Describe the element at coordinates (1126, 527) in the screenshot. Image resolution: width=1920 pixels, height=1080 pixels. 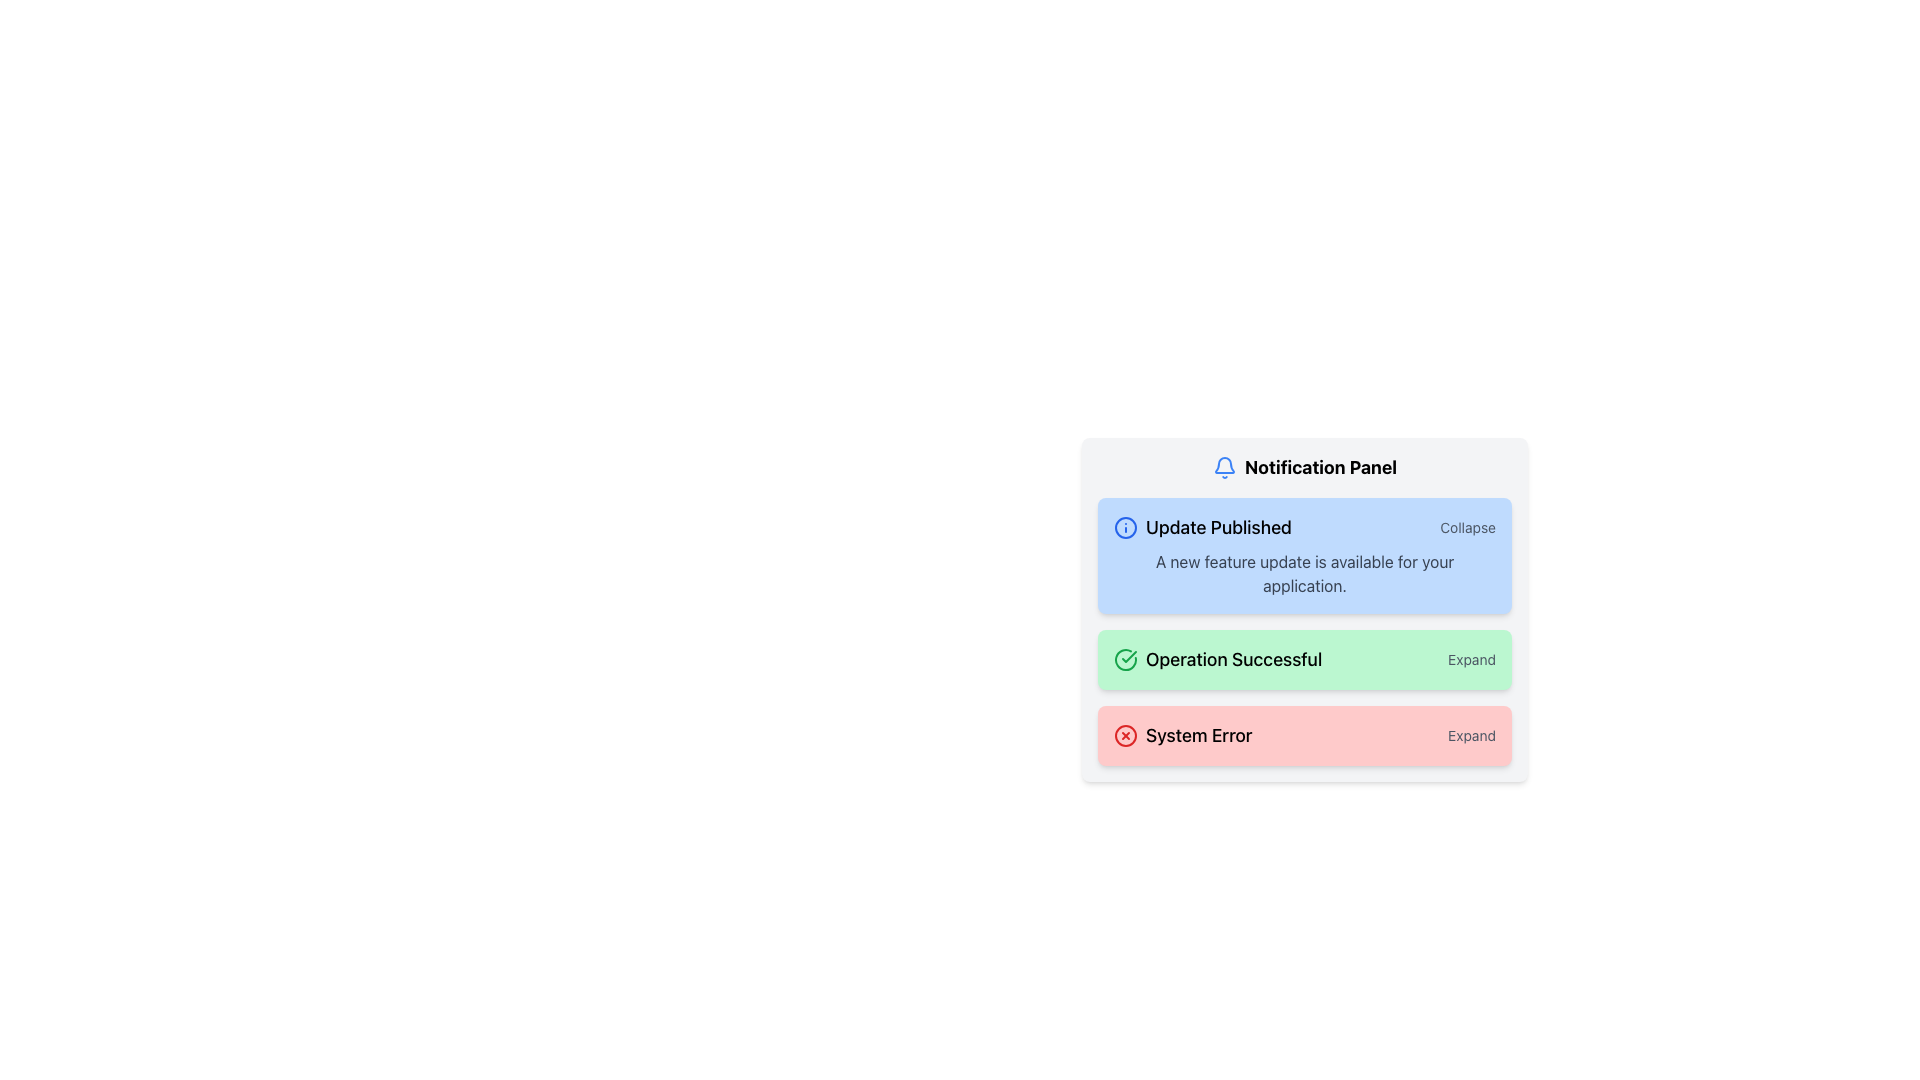
I see `the SVG circle that is part of the informational icon next to the 'Update Published' notification in the list of notifications` at that location.